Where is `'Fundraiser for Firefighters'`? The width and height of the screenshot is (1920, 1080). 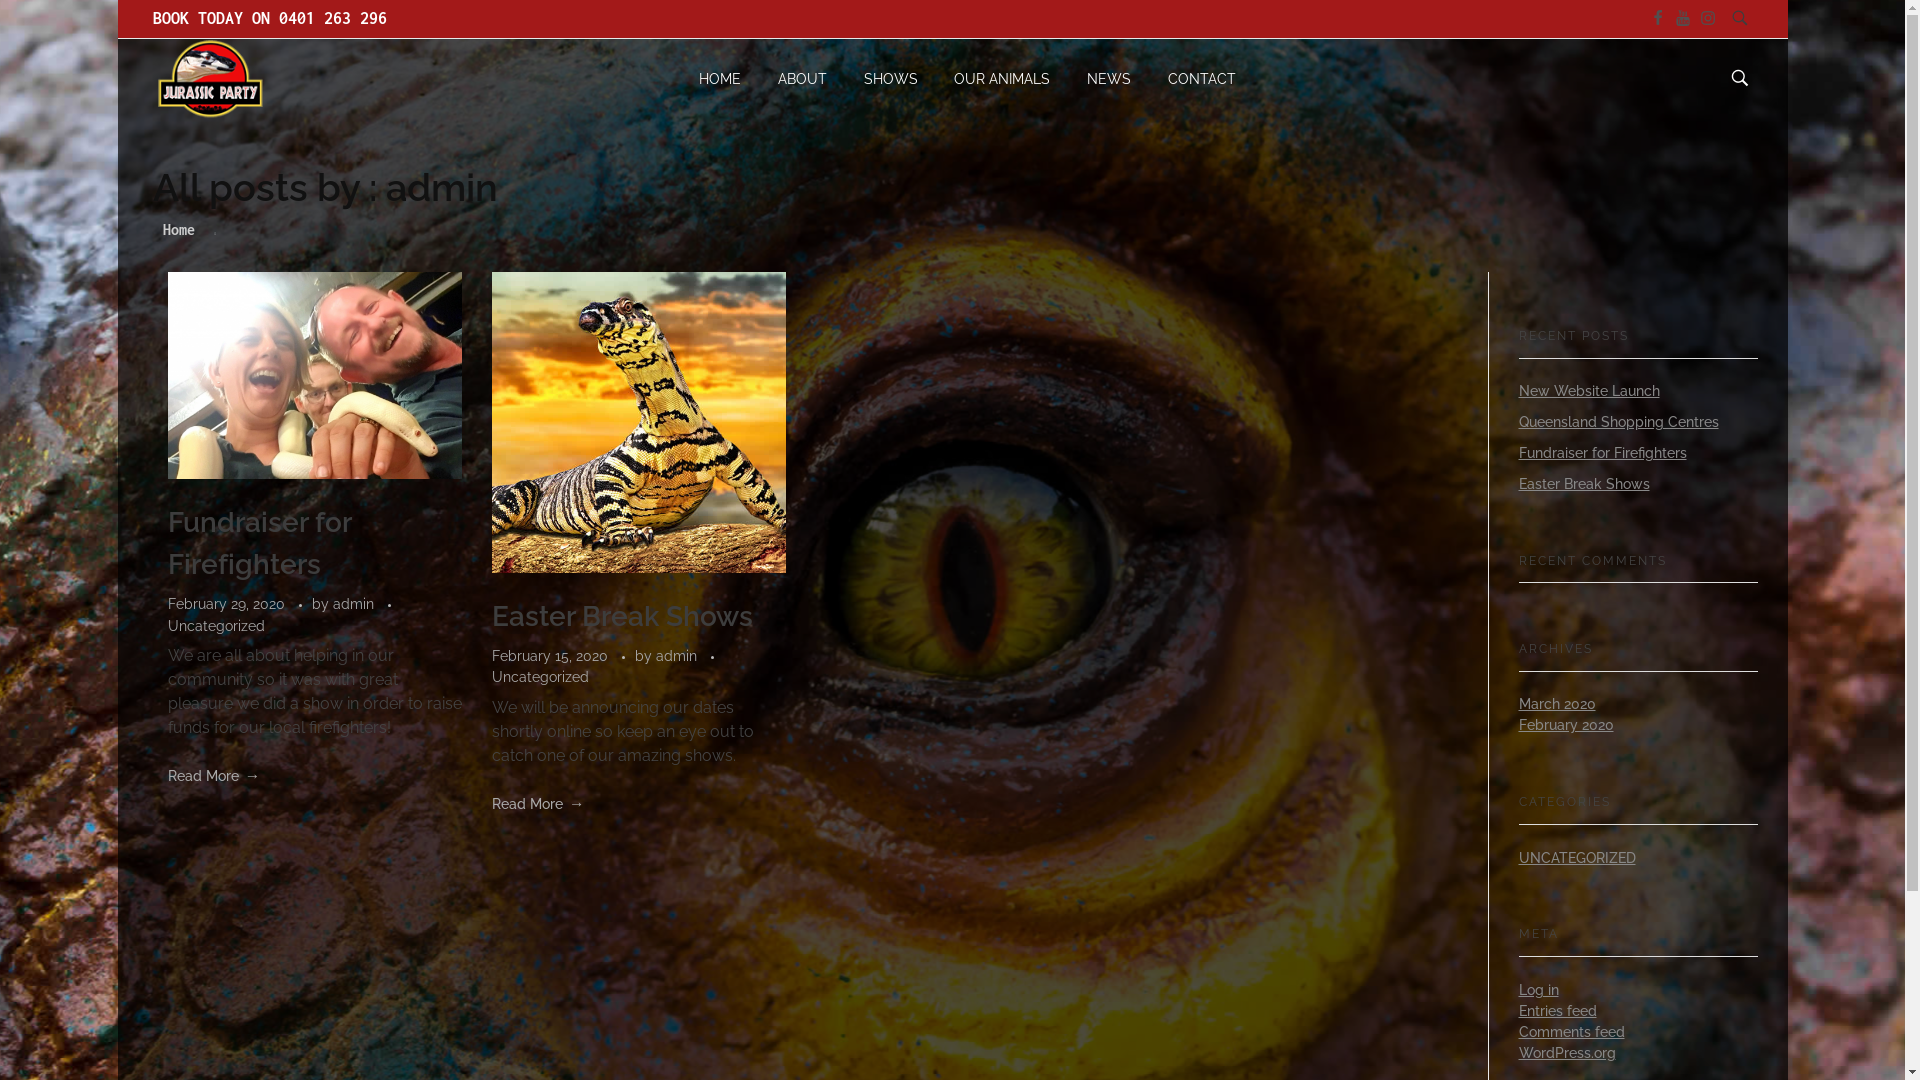
'Fundraiser for Firefighters' is located at coordinates (168, 543).